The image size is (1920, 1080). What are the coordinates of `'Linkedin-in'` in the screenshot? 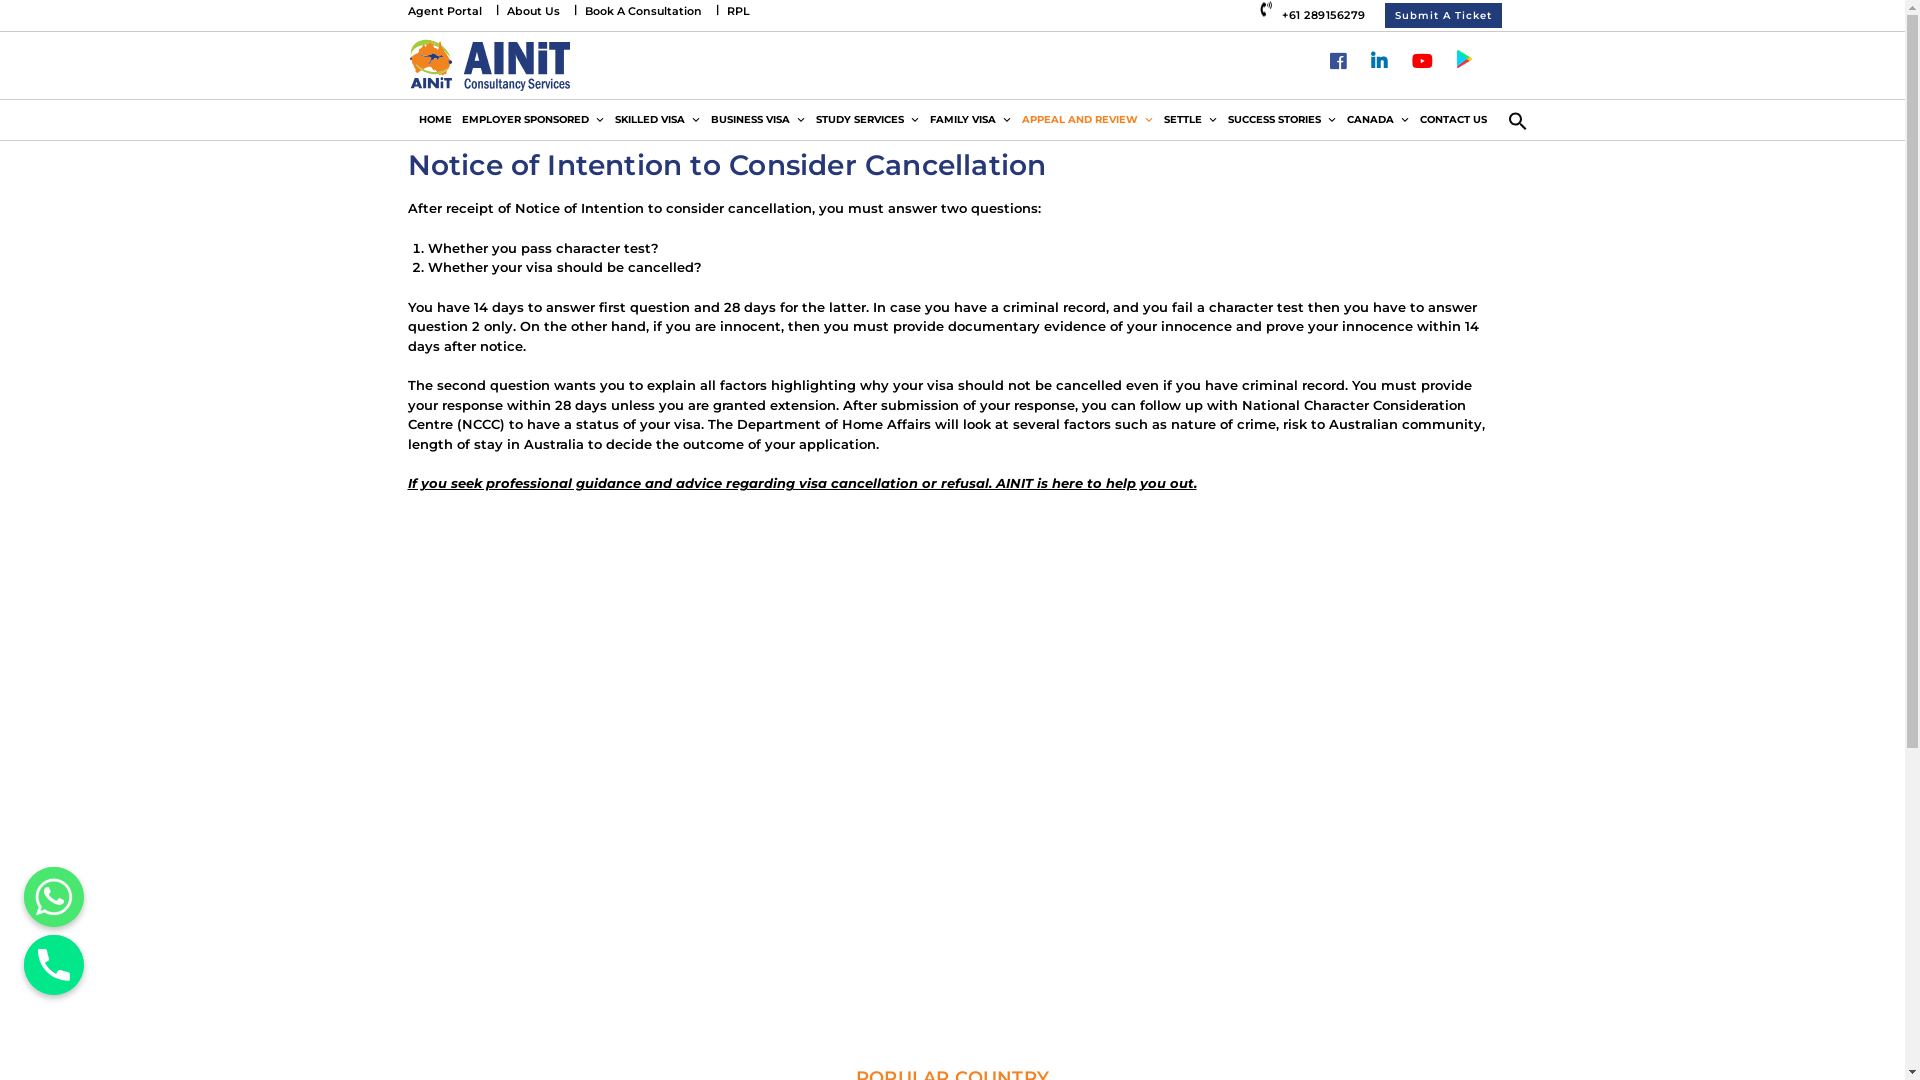 It's located at (1377, 61).